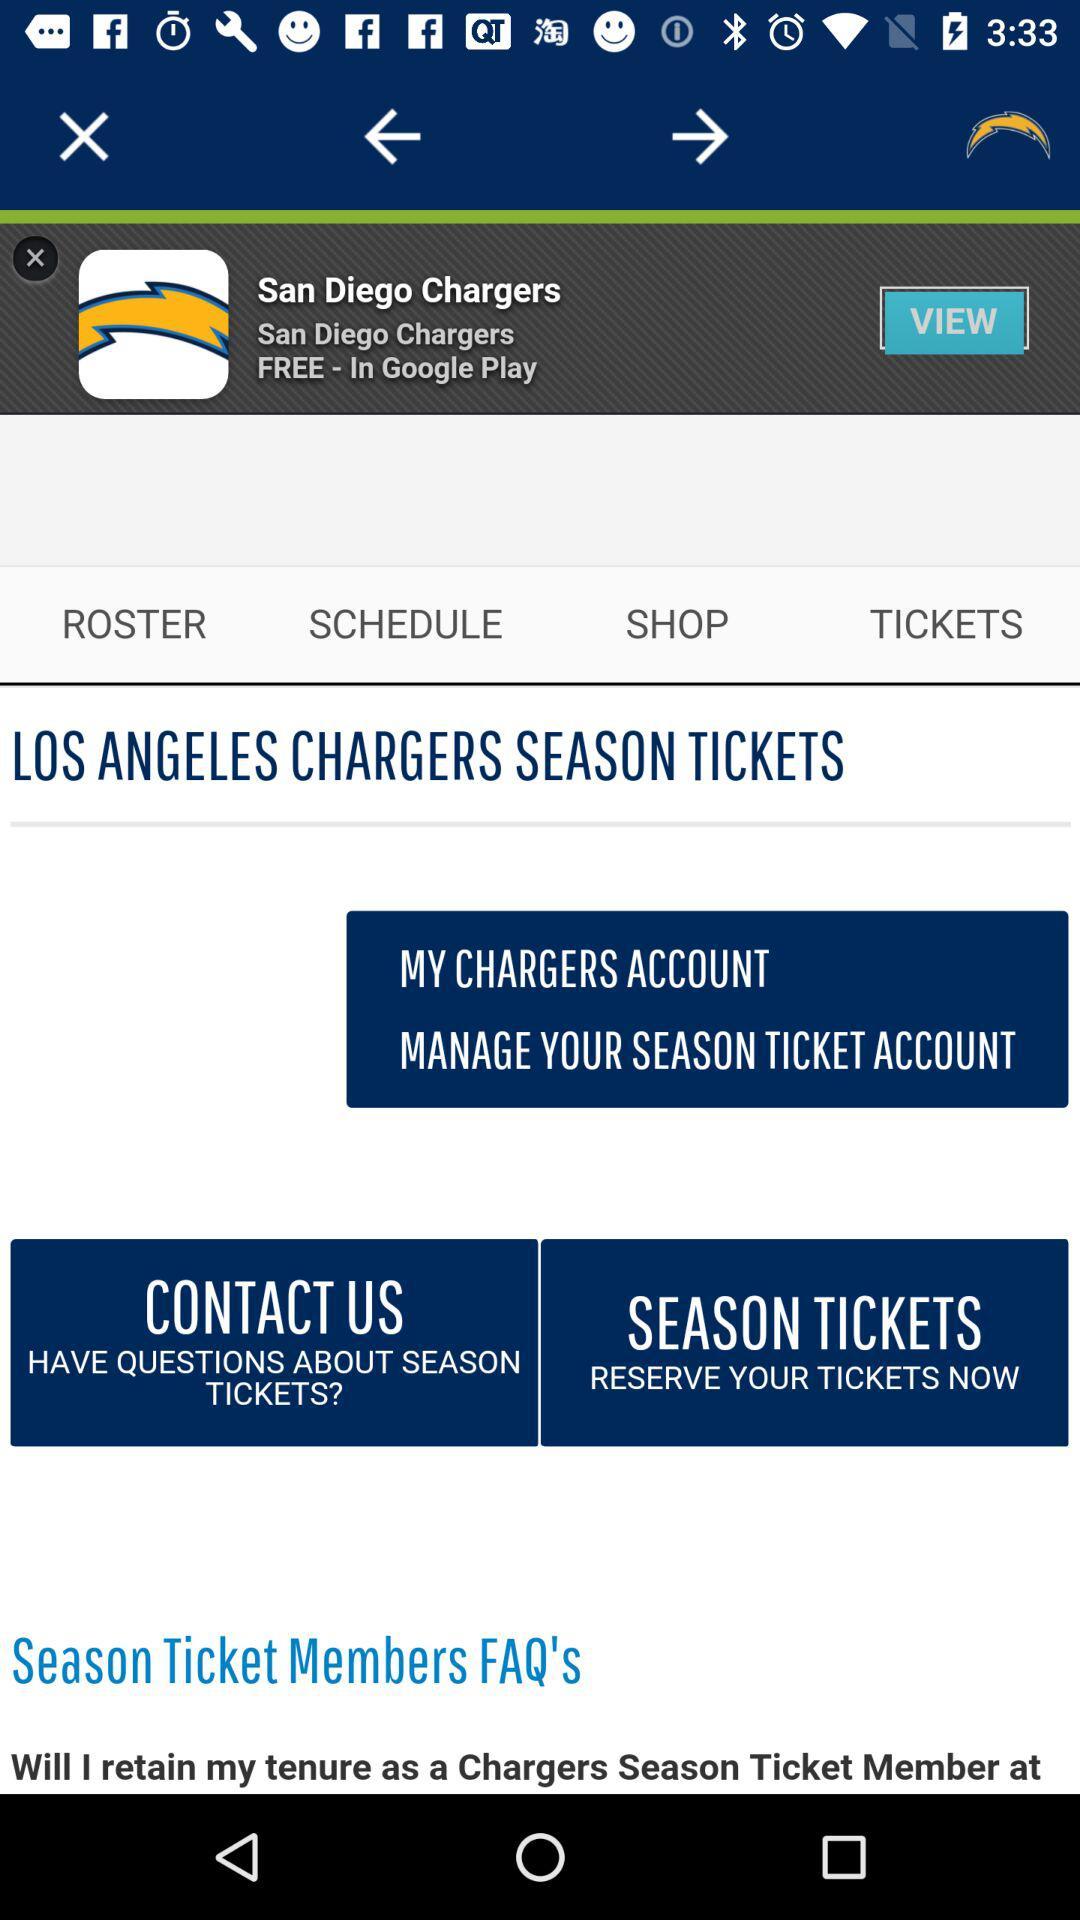 The width and height of the screenshot is (1080, 1920). What do you see at coordinates (540, 1002) in the screenshot?
I see `icon at the center` at bounding box center [540, 1002].